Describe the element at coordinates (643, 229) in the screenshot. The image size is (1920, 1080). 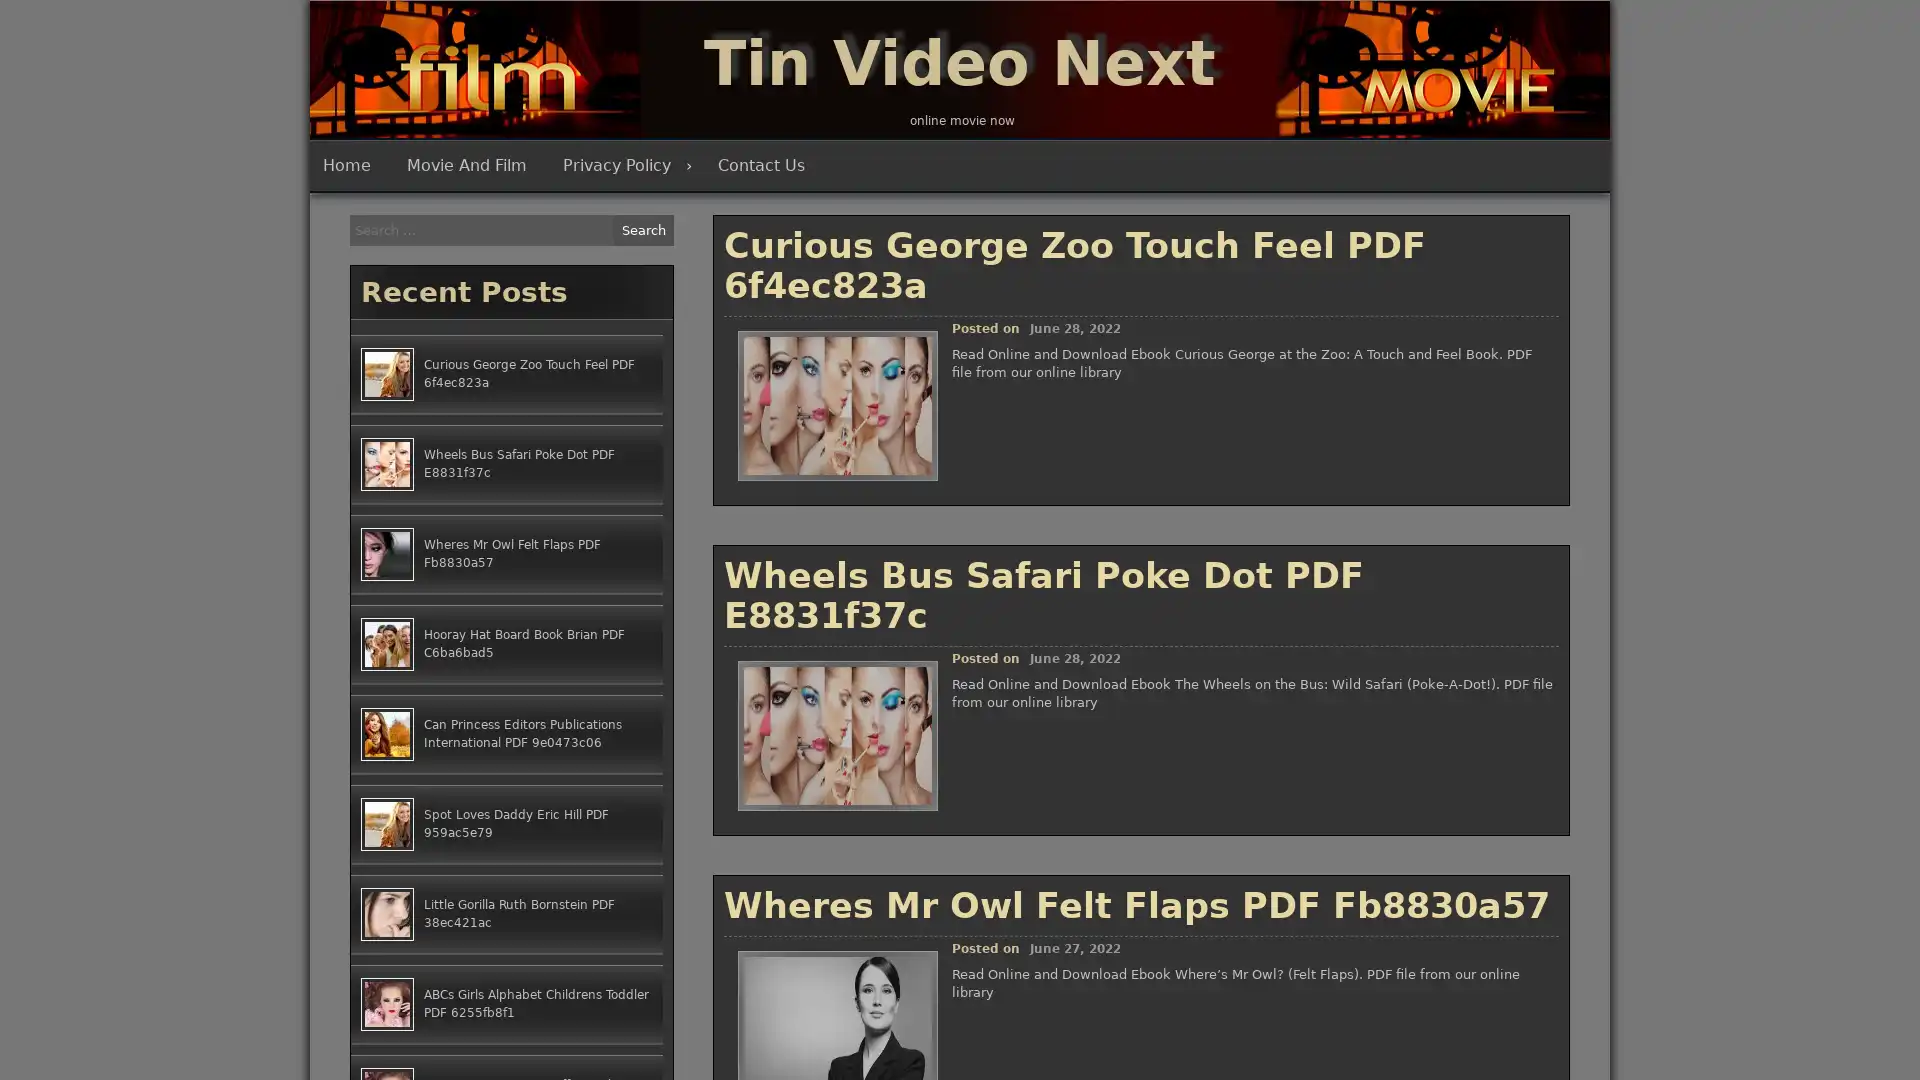
I see `Search` at that location.